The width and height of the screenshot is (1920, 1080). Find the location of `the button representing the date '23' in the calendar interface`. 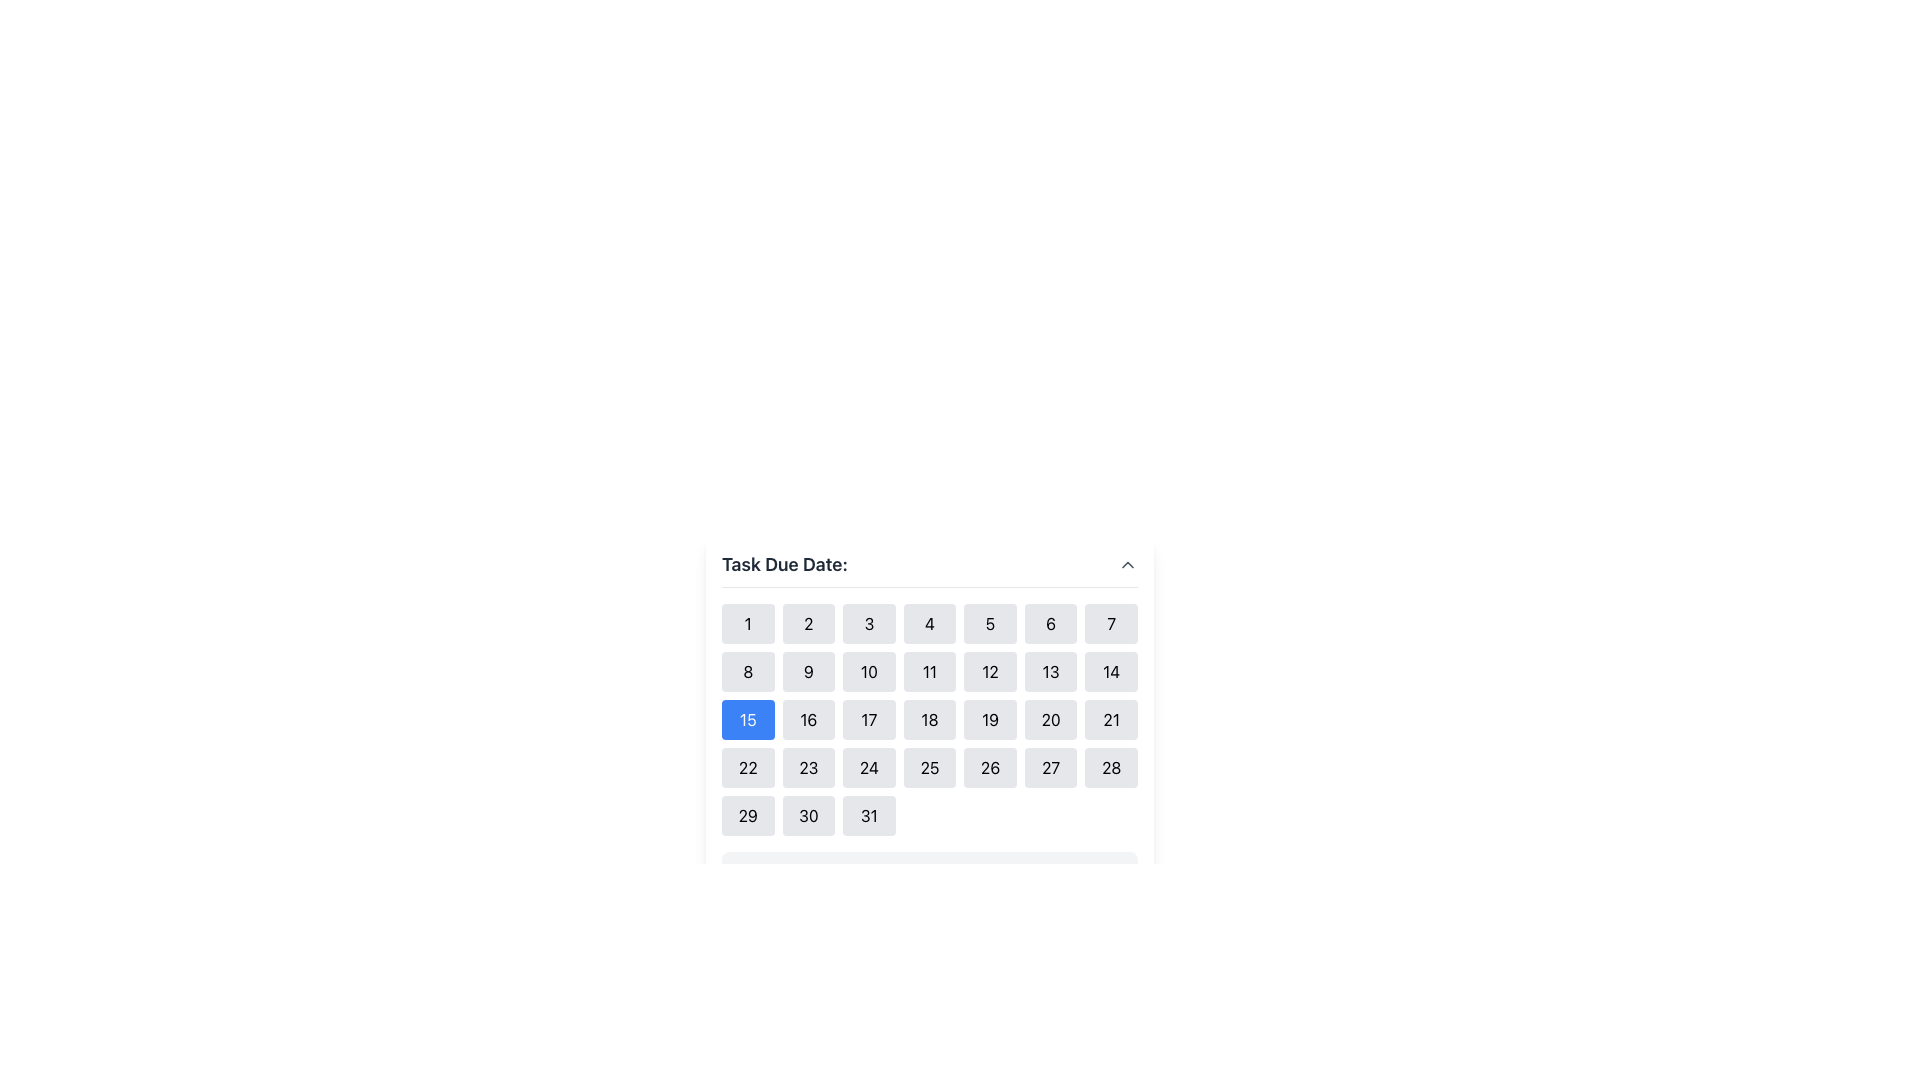

the button representing the date '23' in the calendar interface is located at coordinates (808, 766).